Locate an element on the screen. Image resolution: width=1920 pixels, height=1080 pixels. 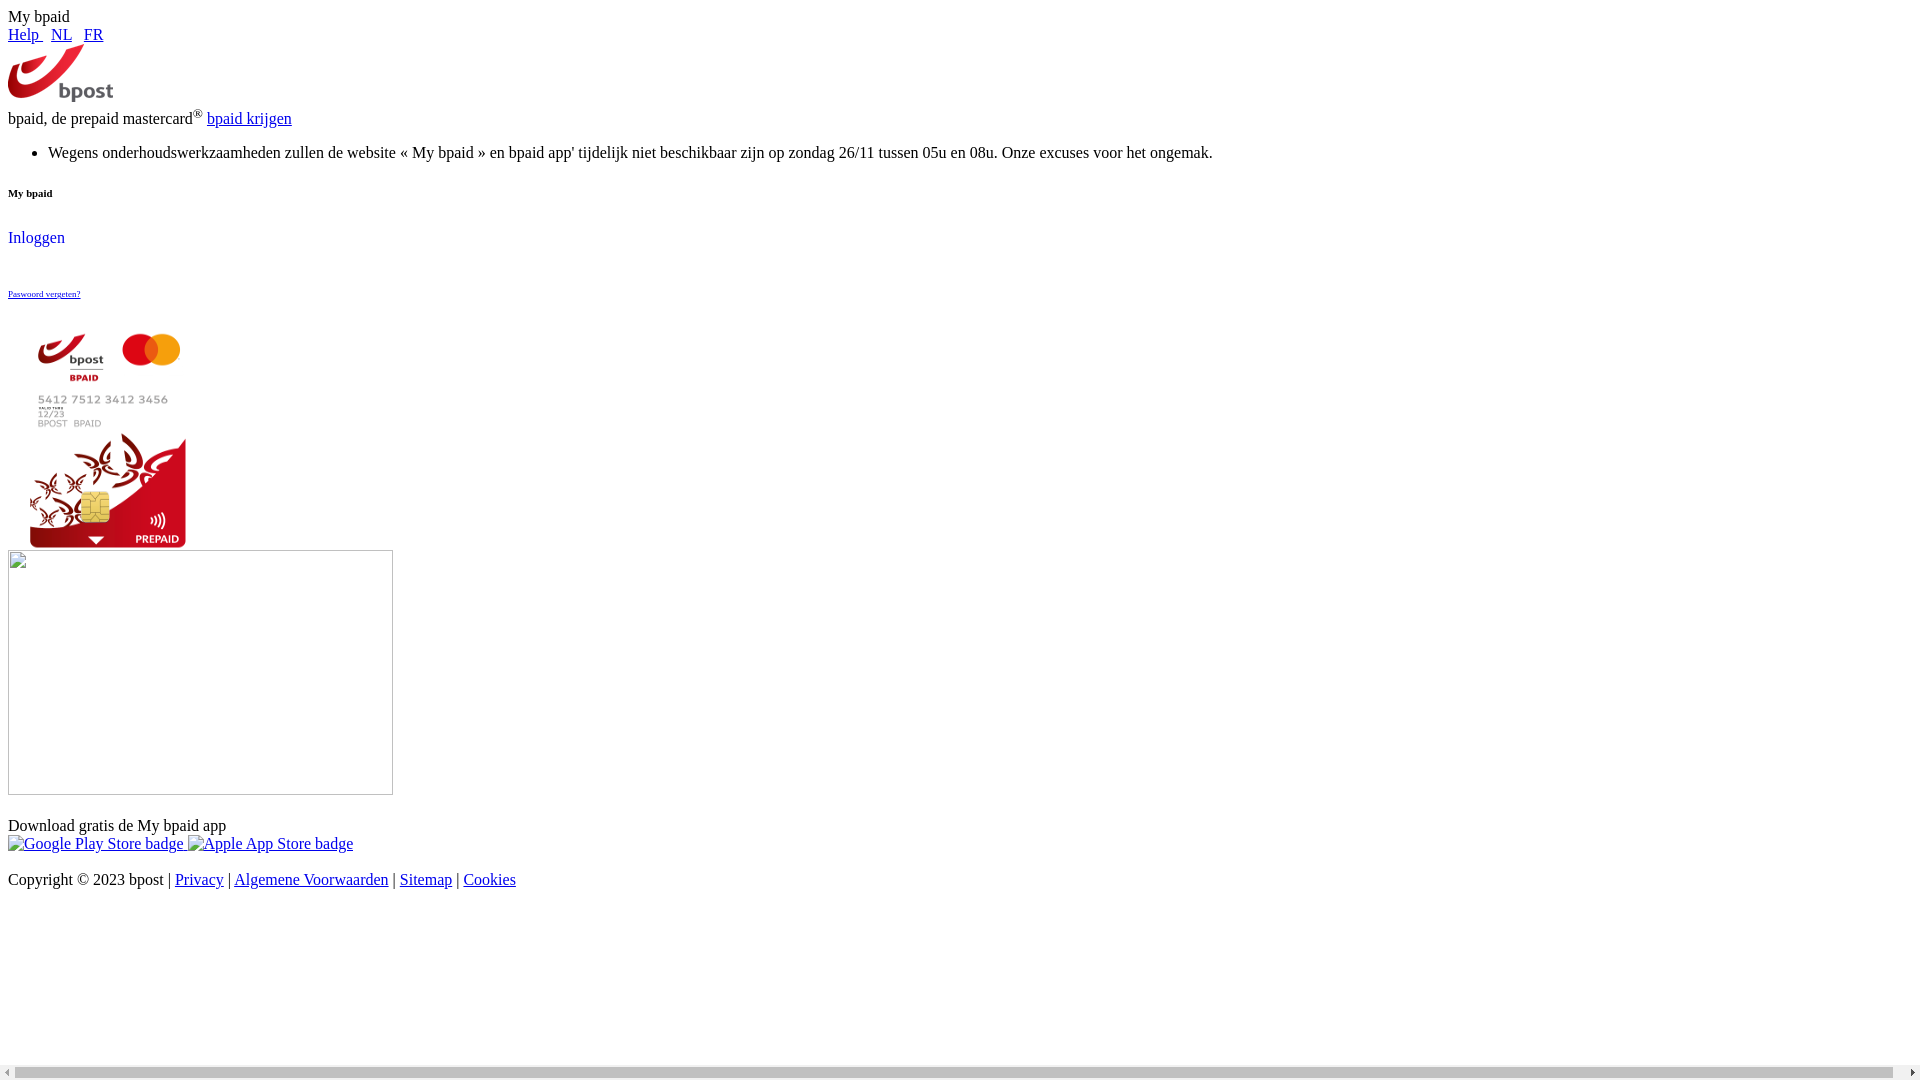
'Cookies' is located at coordinates (489, 878).